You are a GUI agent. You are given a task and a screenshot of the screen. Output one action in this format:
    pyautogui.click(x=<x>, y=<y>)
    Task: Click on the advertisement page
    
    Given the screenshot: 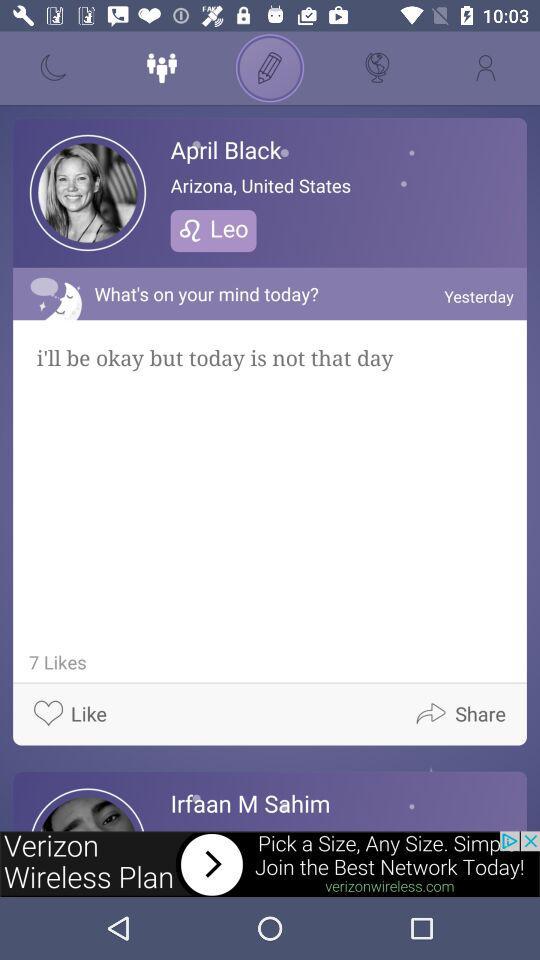 What is the action you would take?
    pyautogui.click(x=270, y=863)
    